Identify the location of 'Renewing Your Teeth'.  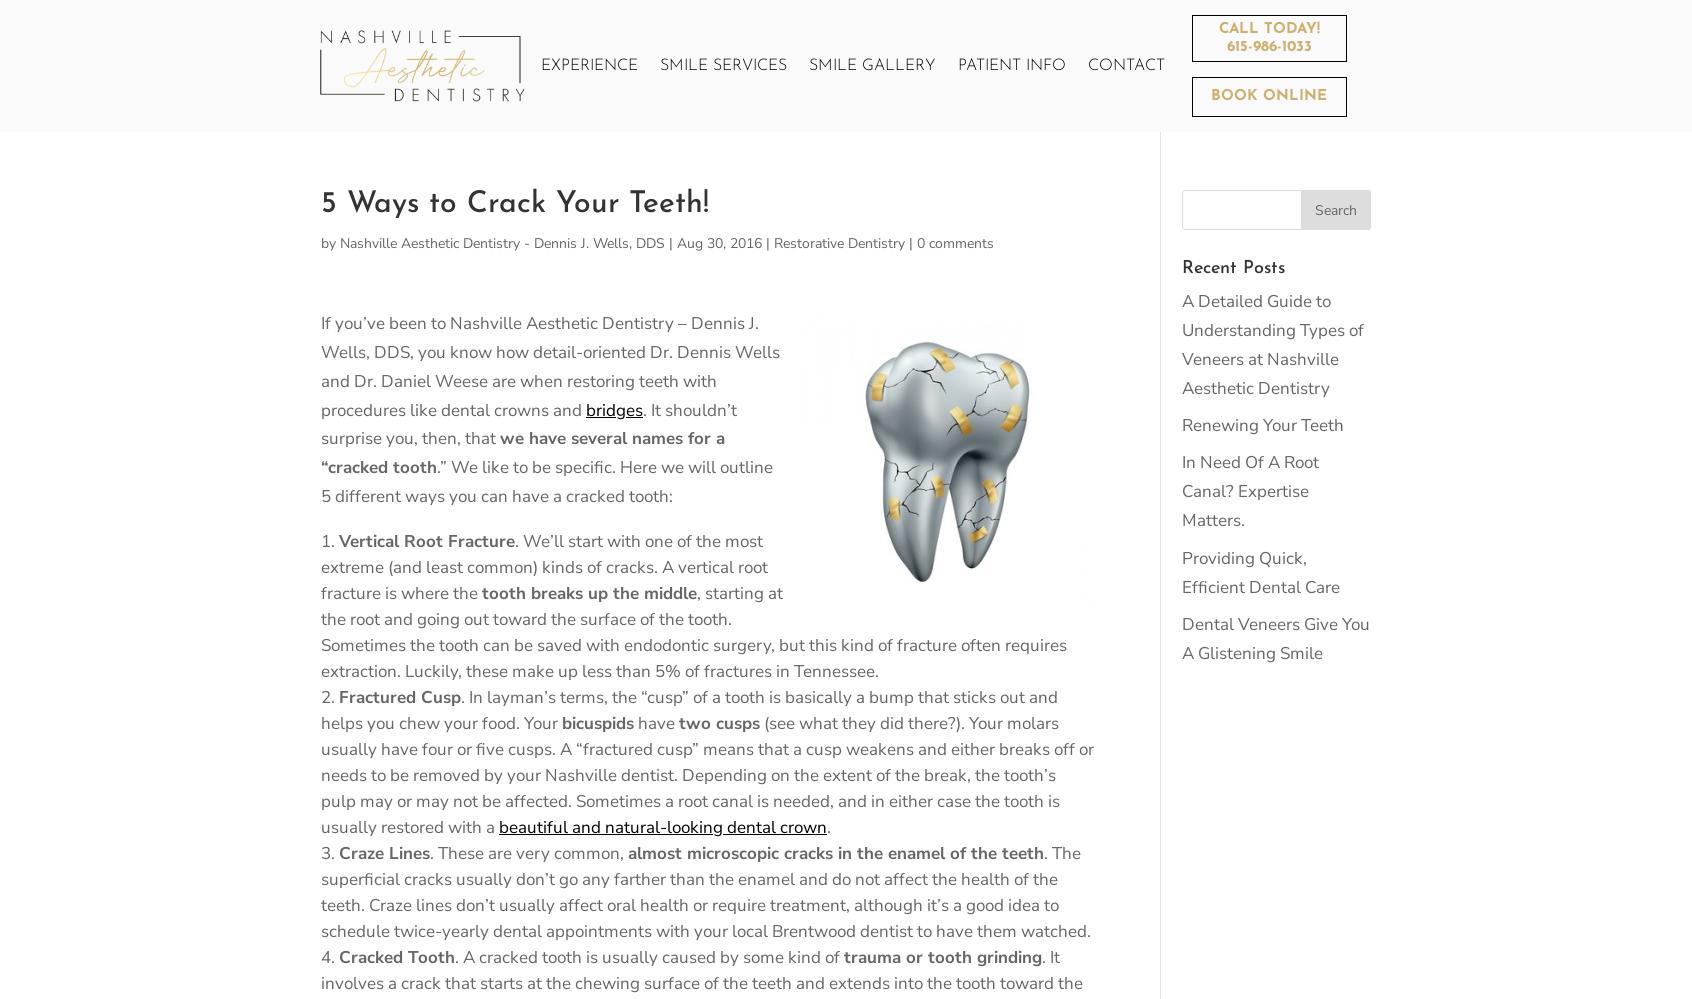
(1262, 424).